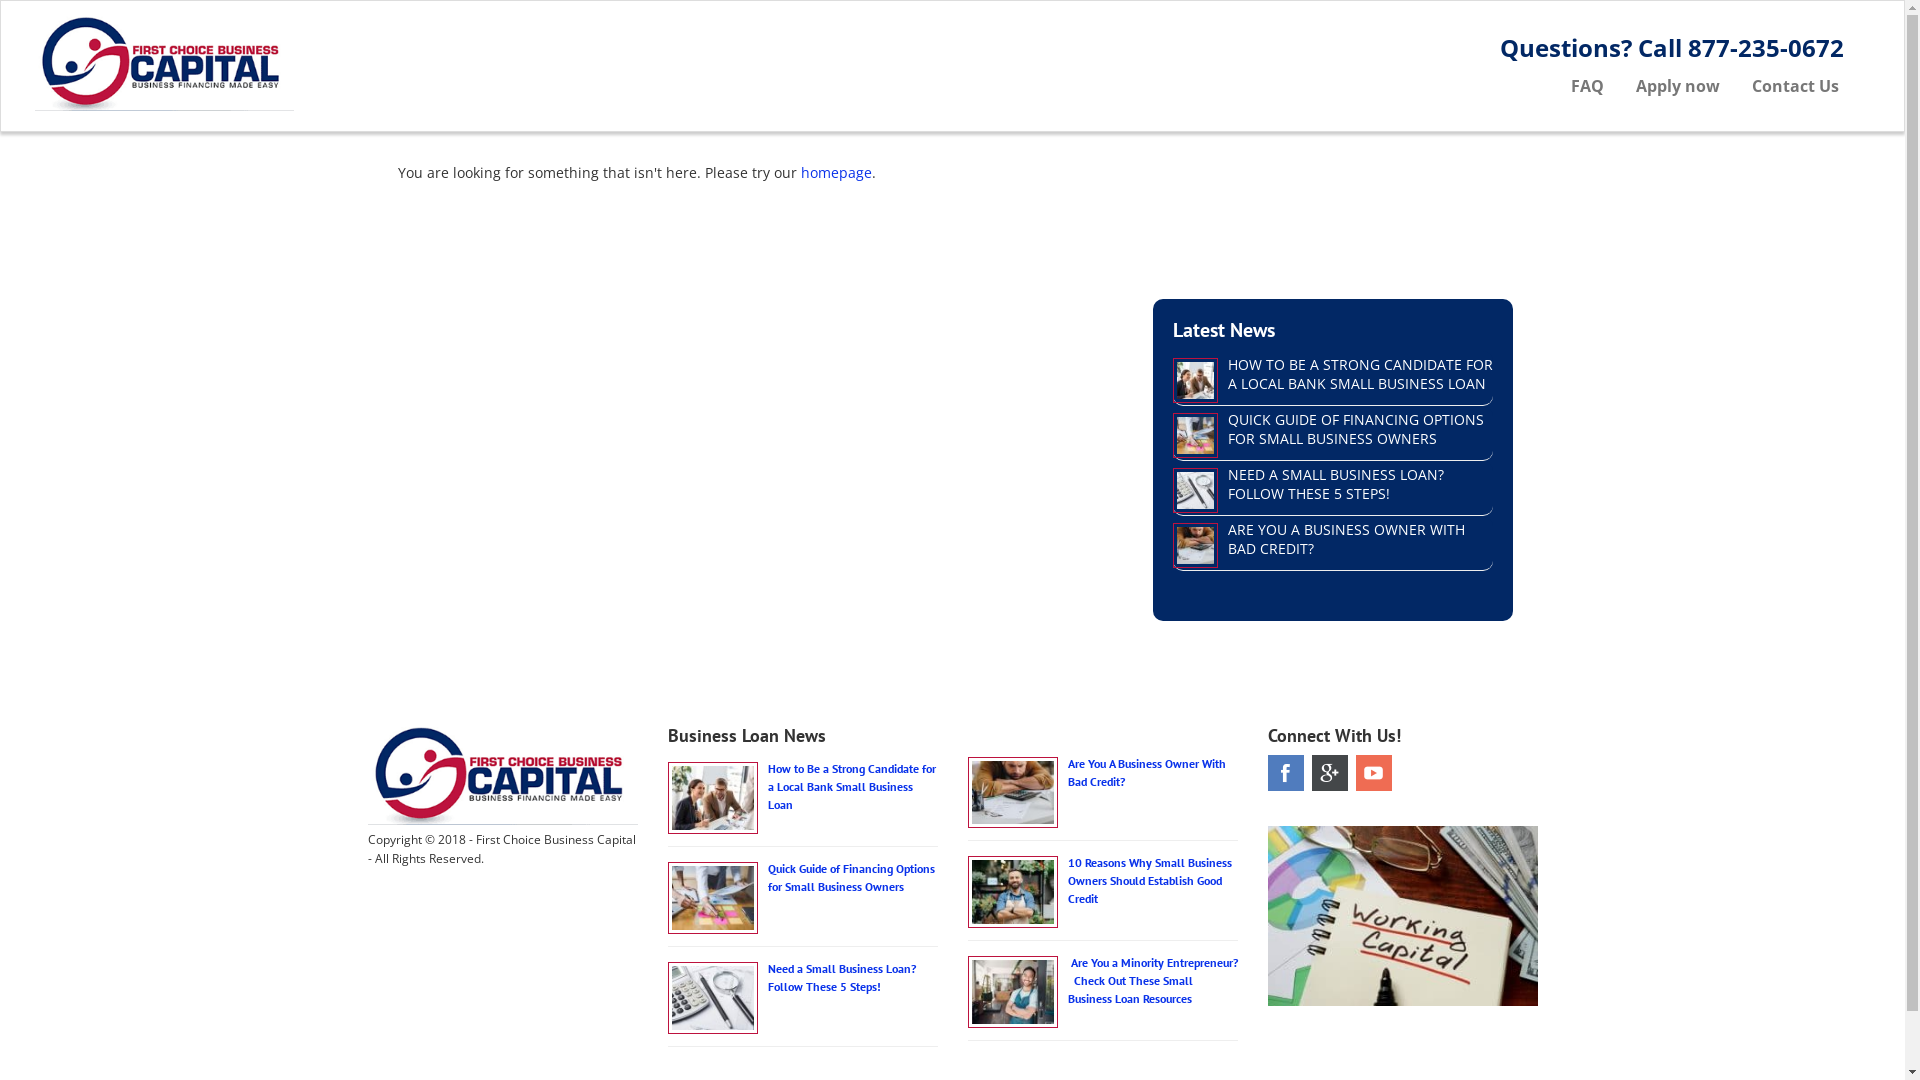  I want to click on 'ARE YOU A BUSINESS OWNER WITH BAD CREDIT?', so click(1346, 538).